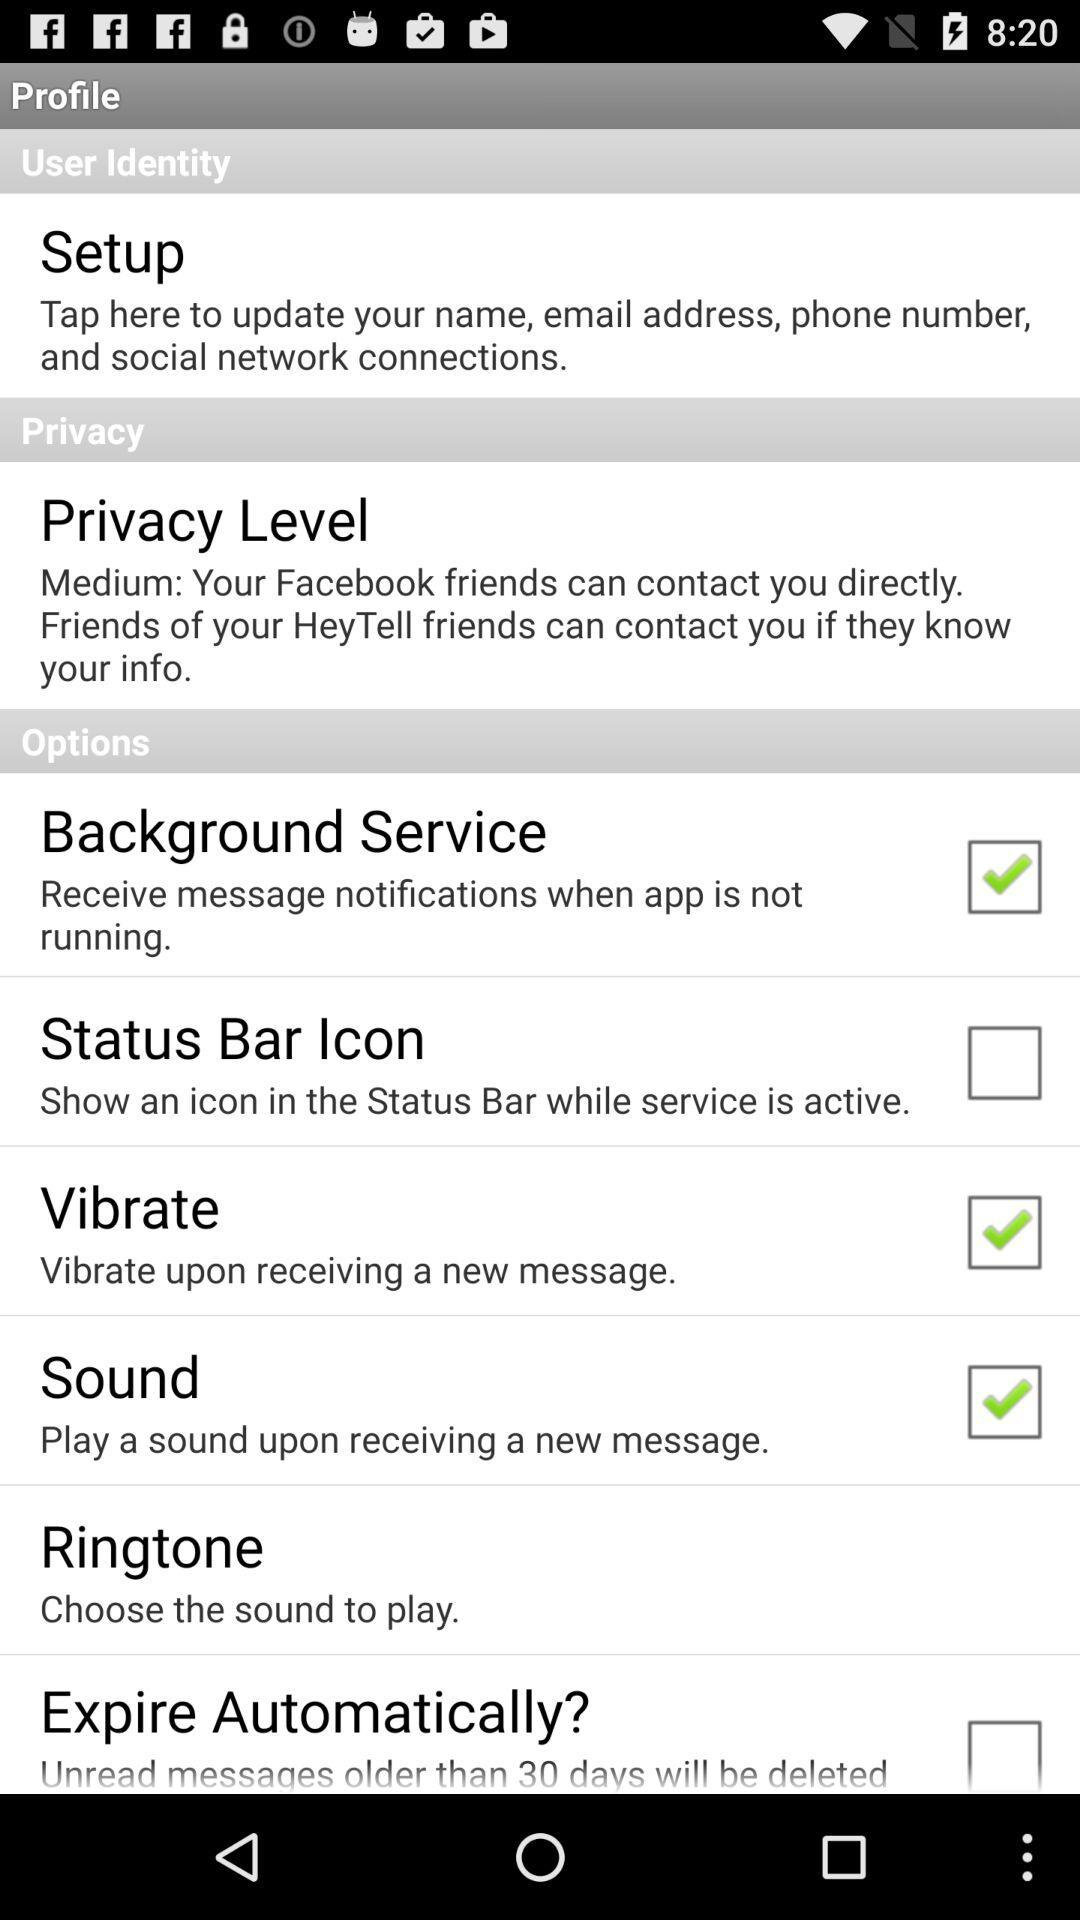 The width and height of the screenshot is (1080, 1920). Describe the element at coordinates (540, 739) in the screenshot. I see `app below the medium your facebook item` at that location.